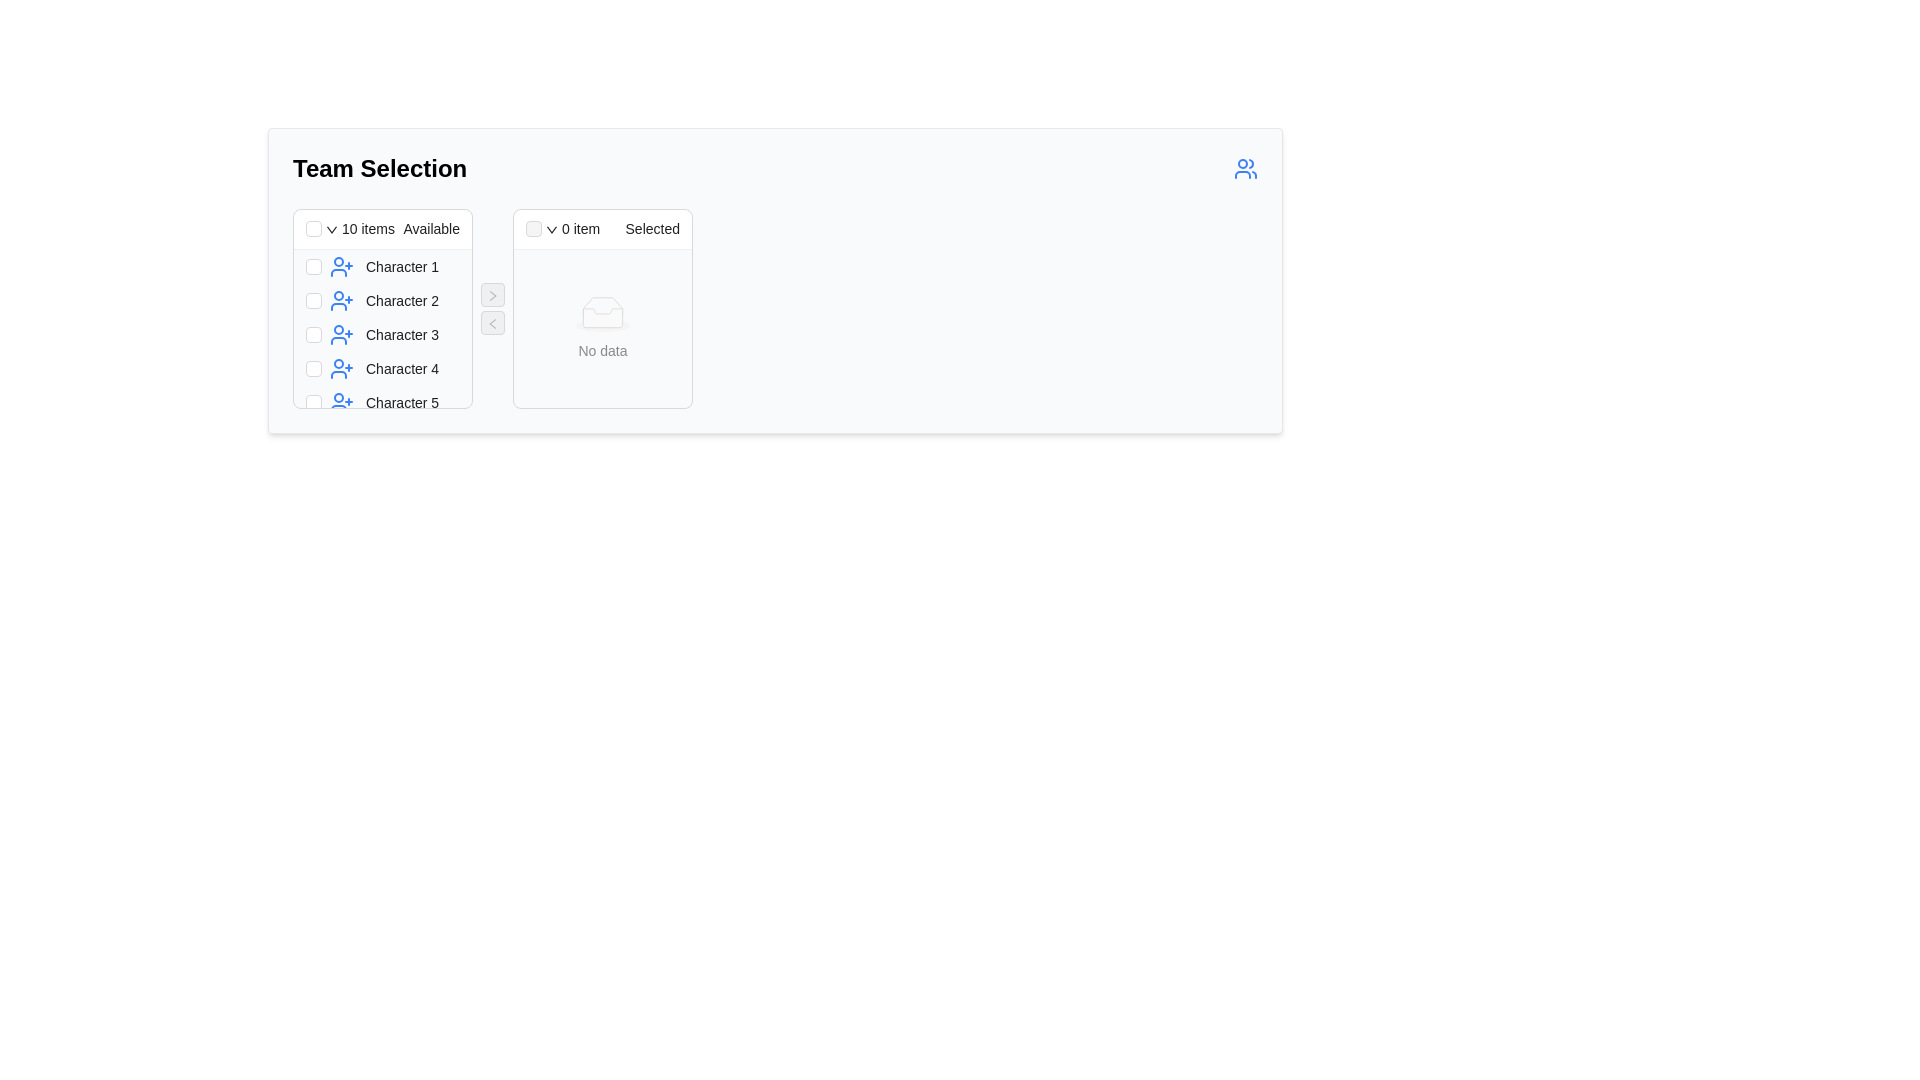 The width and height of the screenshot is (1920, 1080). What do you see at coordinates (341, 300) in the screenshot?
I see `the icon indicating the action related to adding or associating a user for 'Character 2', which is the leftmost component of the list item in the left panel` at bounding box center [341, 300].